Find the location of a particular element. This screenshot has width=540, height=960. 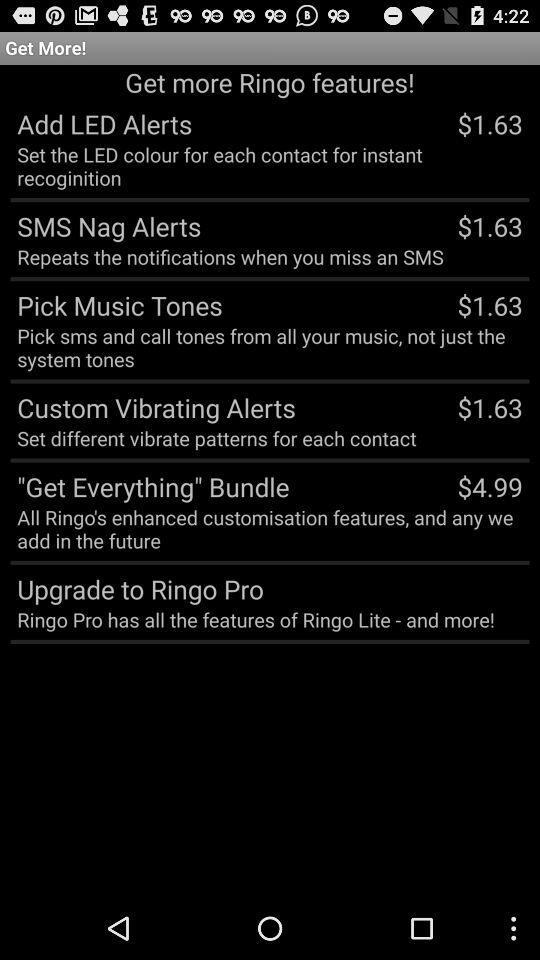

the item below all ringo s item is located at coordinates (522, 588).